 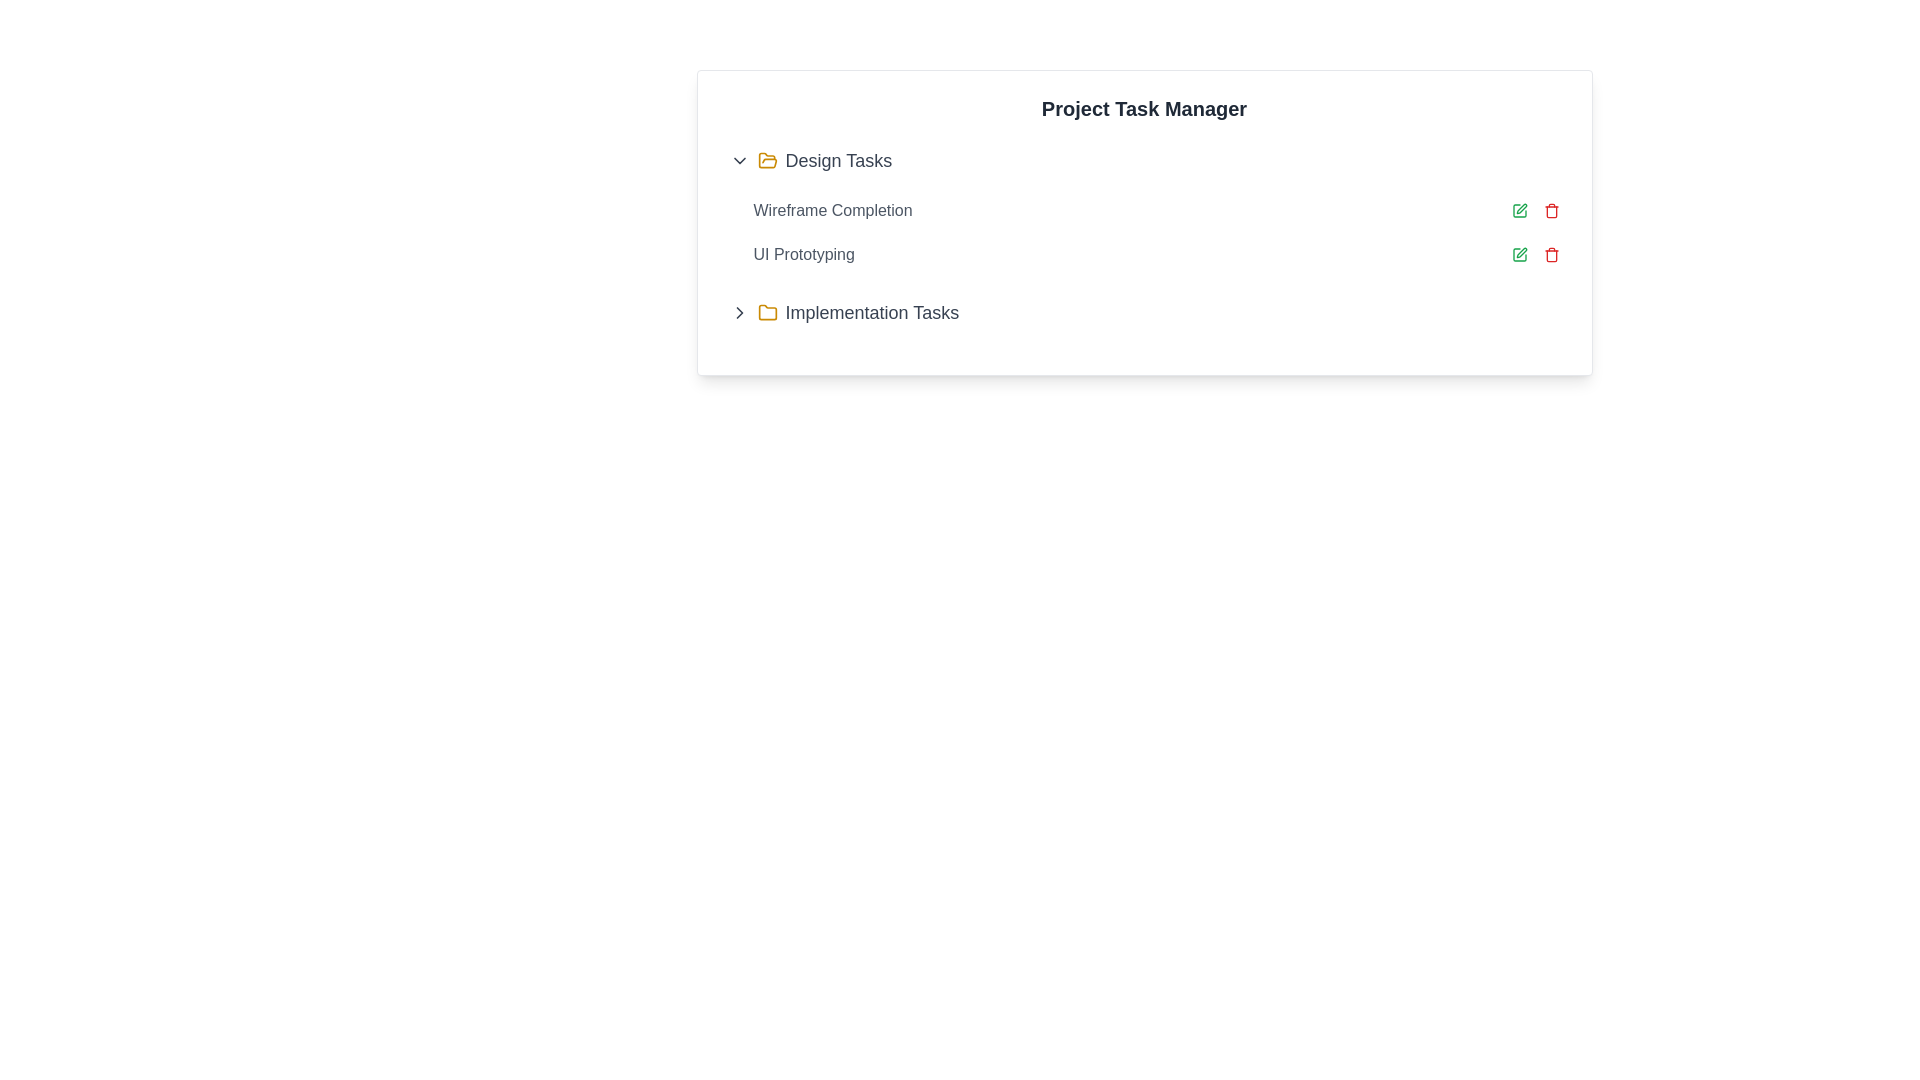 What do you see at coordinates (1519, 211) in the screenshot?
I see `the green edit icon resembling a pen located to the right of the 'Wireframe Completion' text` at bounding box center [1519, 211].